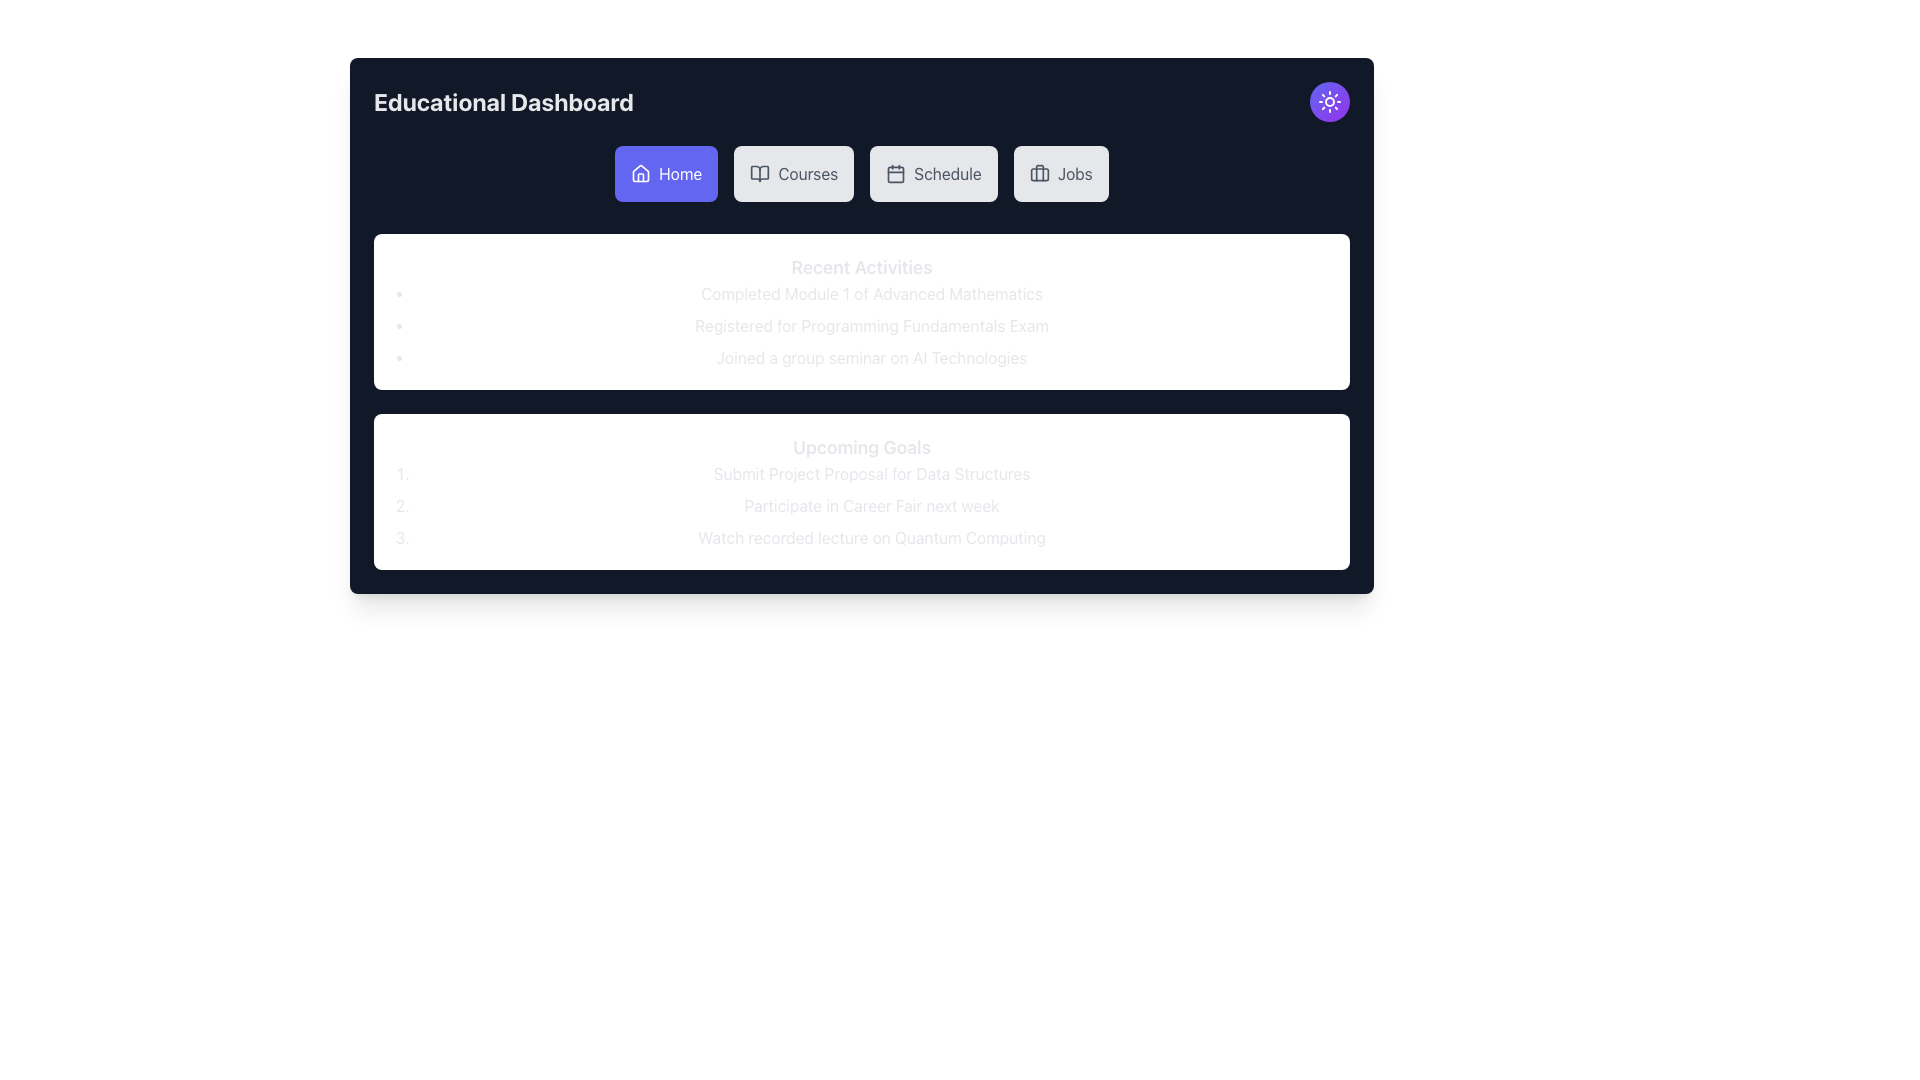  I want to click on the sun-shaped icon located in the top-right corner of the interface, which features a central circular shape and radiating lines against a gradient background, so click(1329, 101).